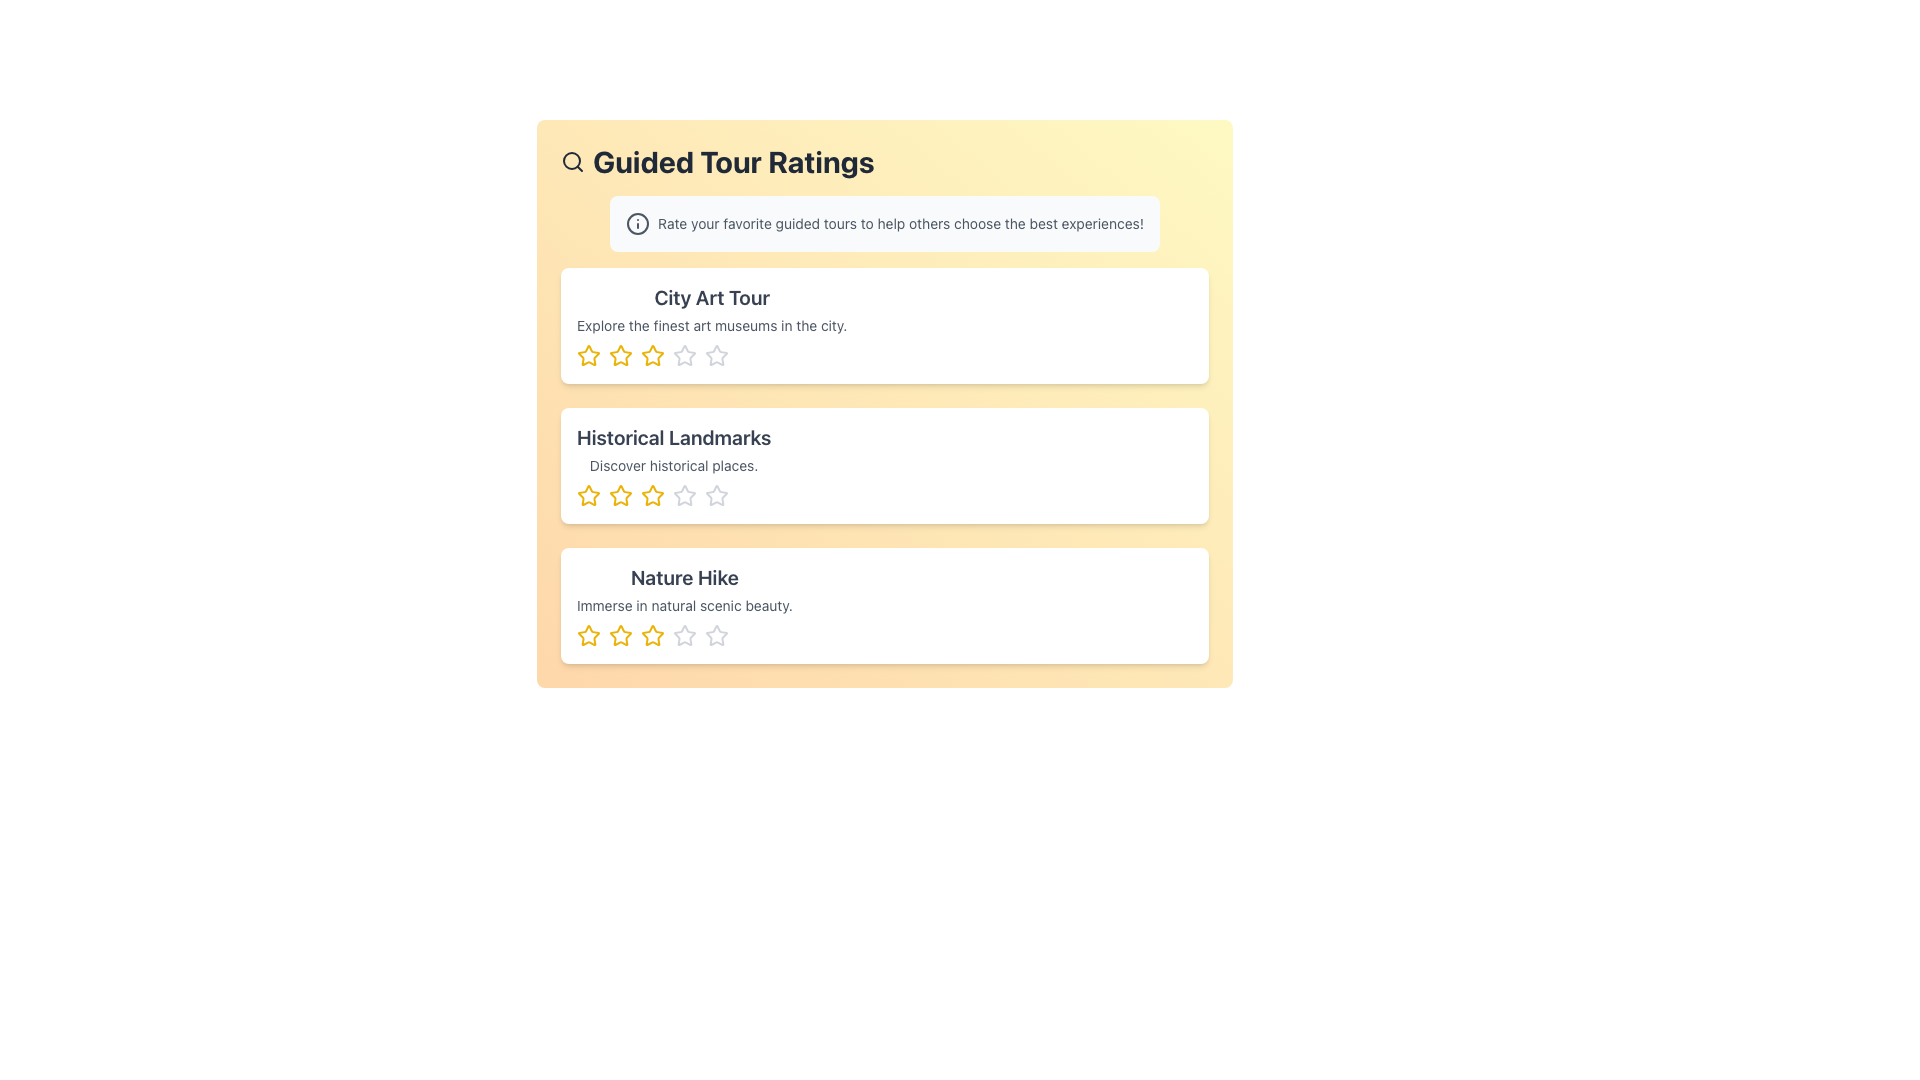 Image resolution: width=1920 pixels, height=1080 pixels. What do you see at coordinates (684, 604) in the screenshot?
I see `the Text block element that reads 'Nature Hike' and describes it as 'Immerse in natural scenic beauty.'` at bounding box center [684, 604].